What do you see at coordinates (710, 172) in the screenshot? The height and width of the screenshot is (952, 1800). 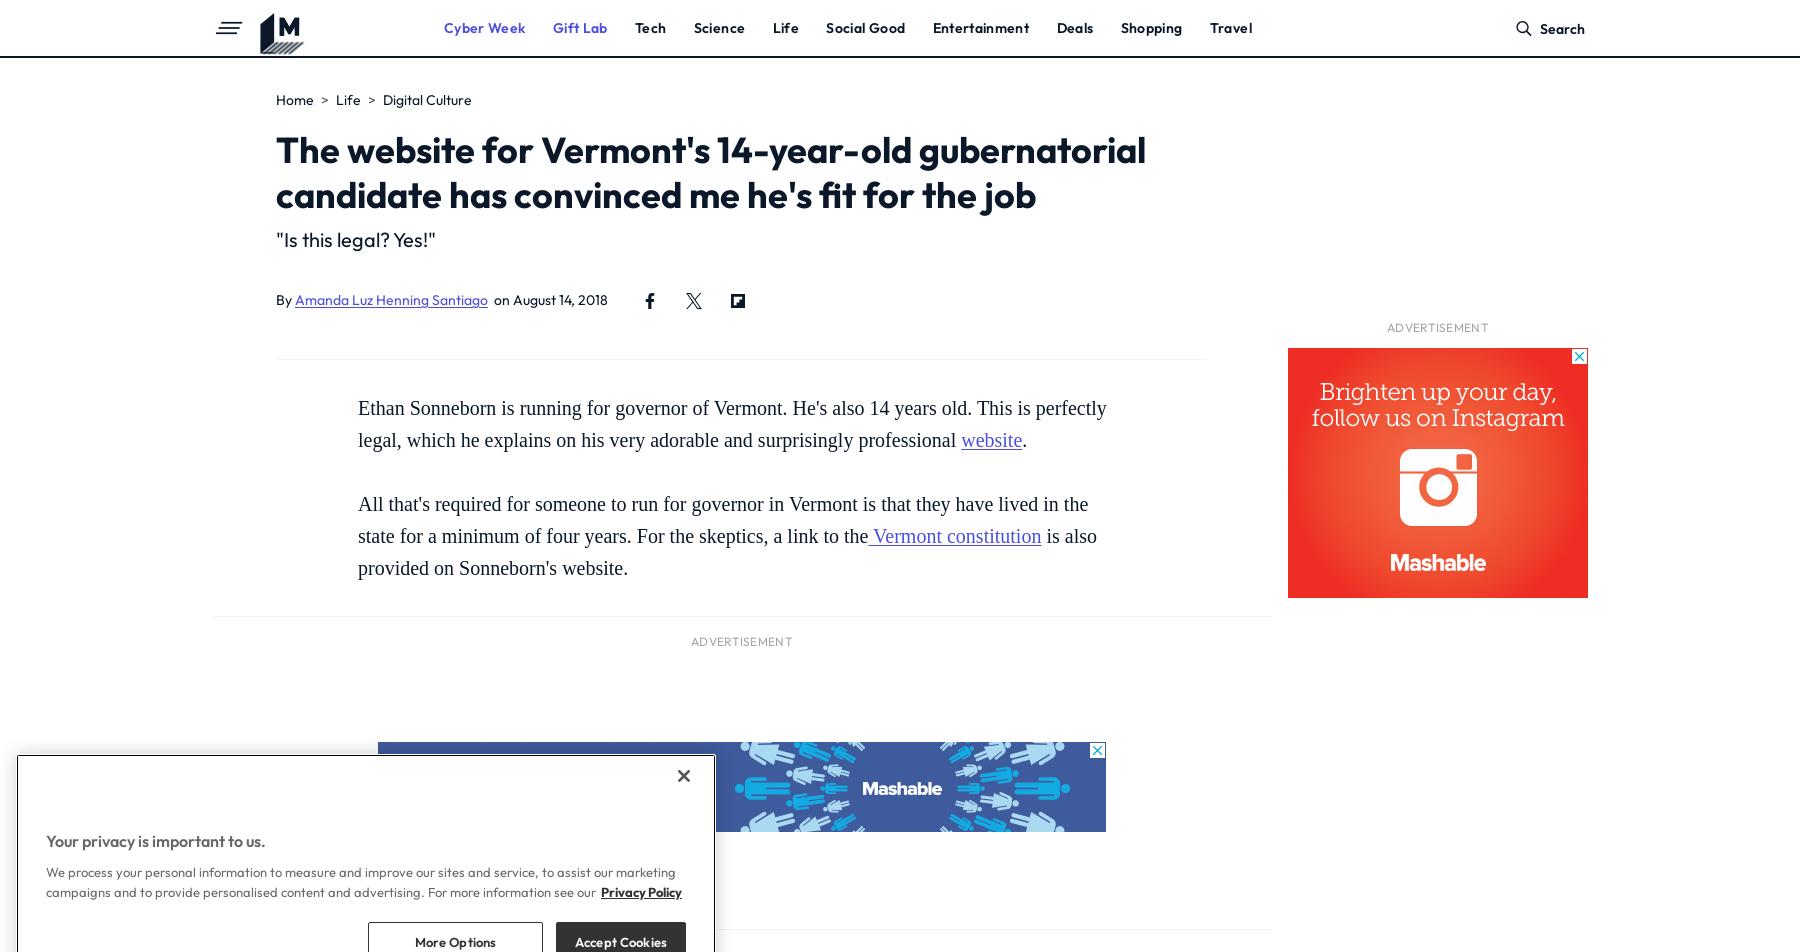 I see `'The website for Vermont's 14-year-old gubernatorial candidate has convinced me he's fit for the job'` at bounding box center [710, 172].